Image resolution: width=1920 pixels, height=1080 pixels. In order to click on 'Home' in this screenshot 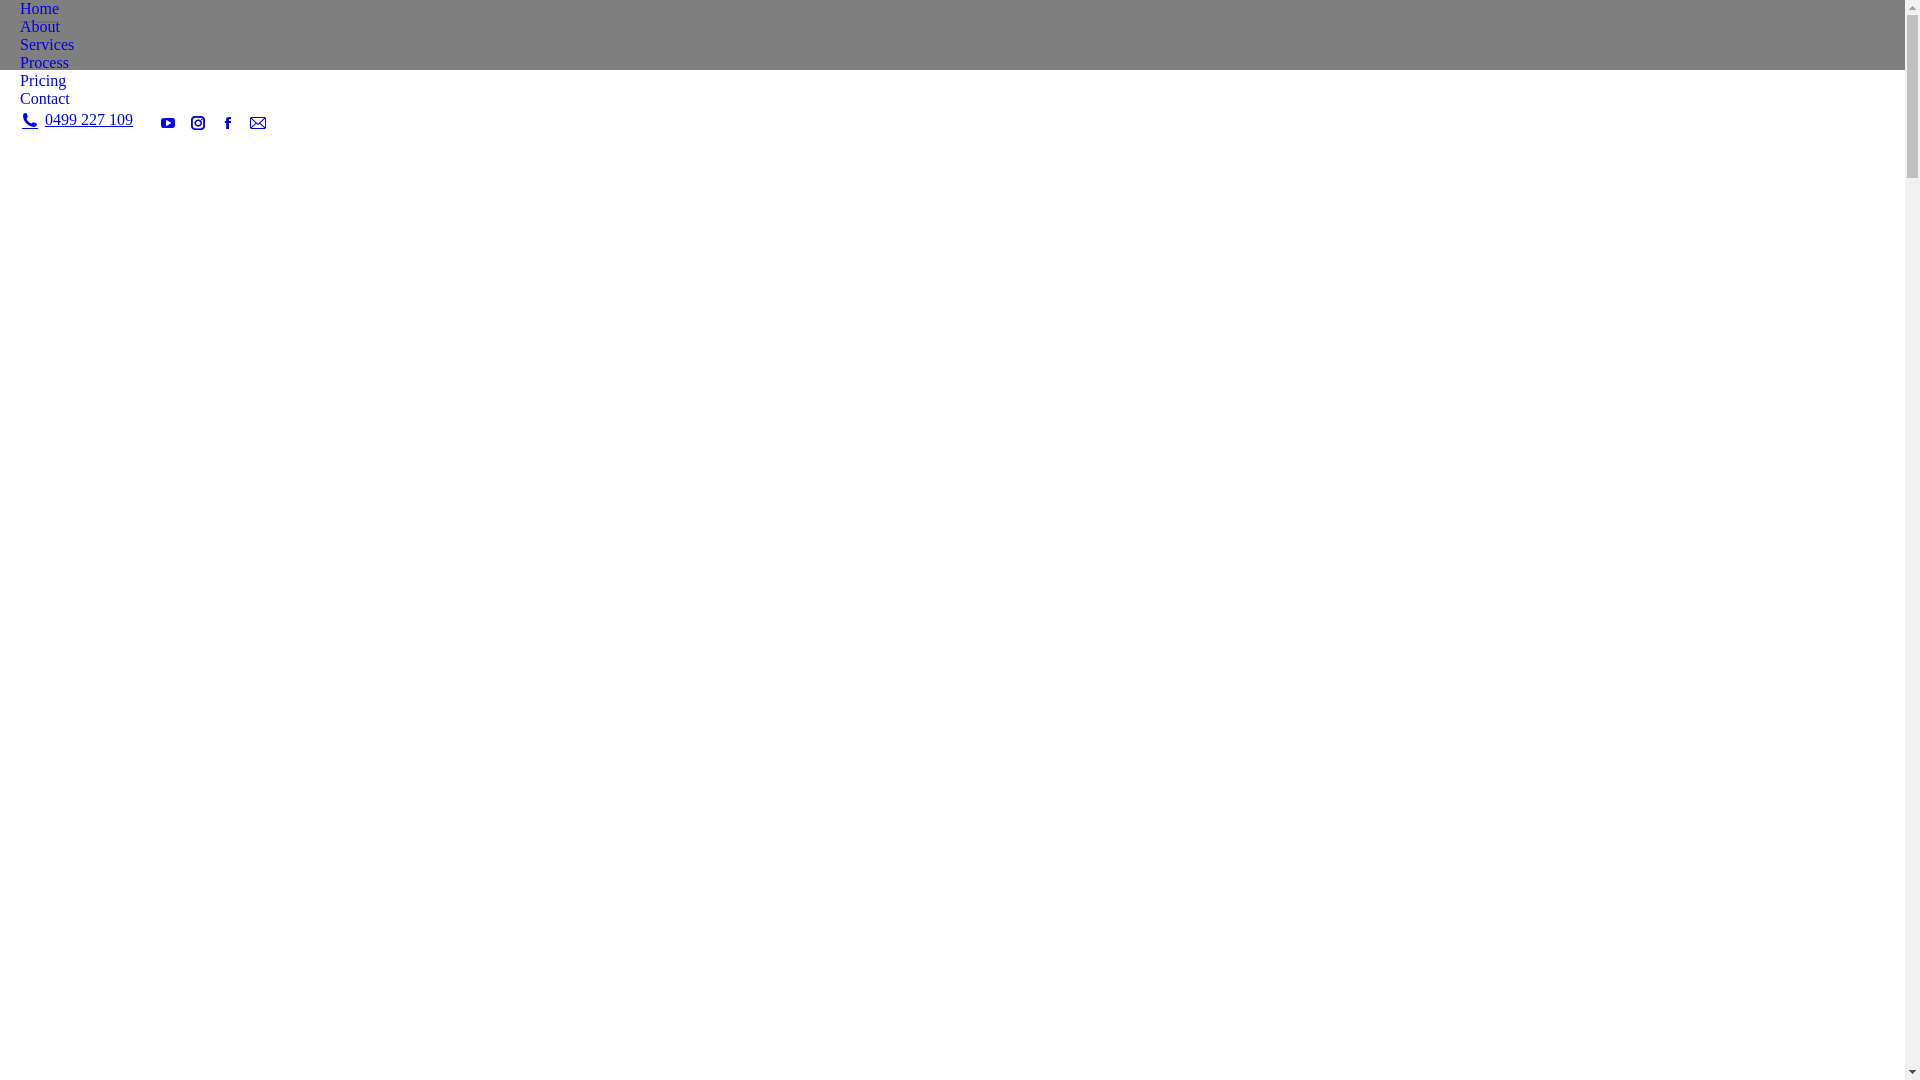, I will do `click(19, 8)`.